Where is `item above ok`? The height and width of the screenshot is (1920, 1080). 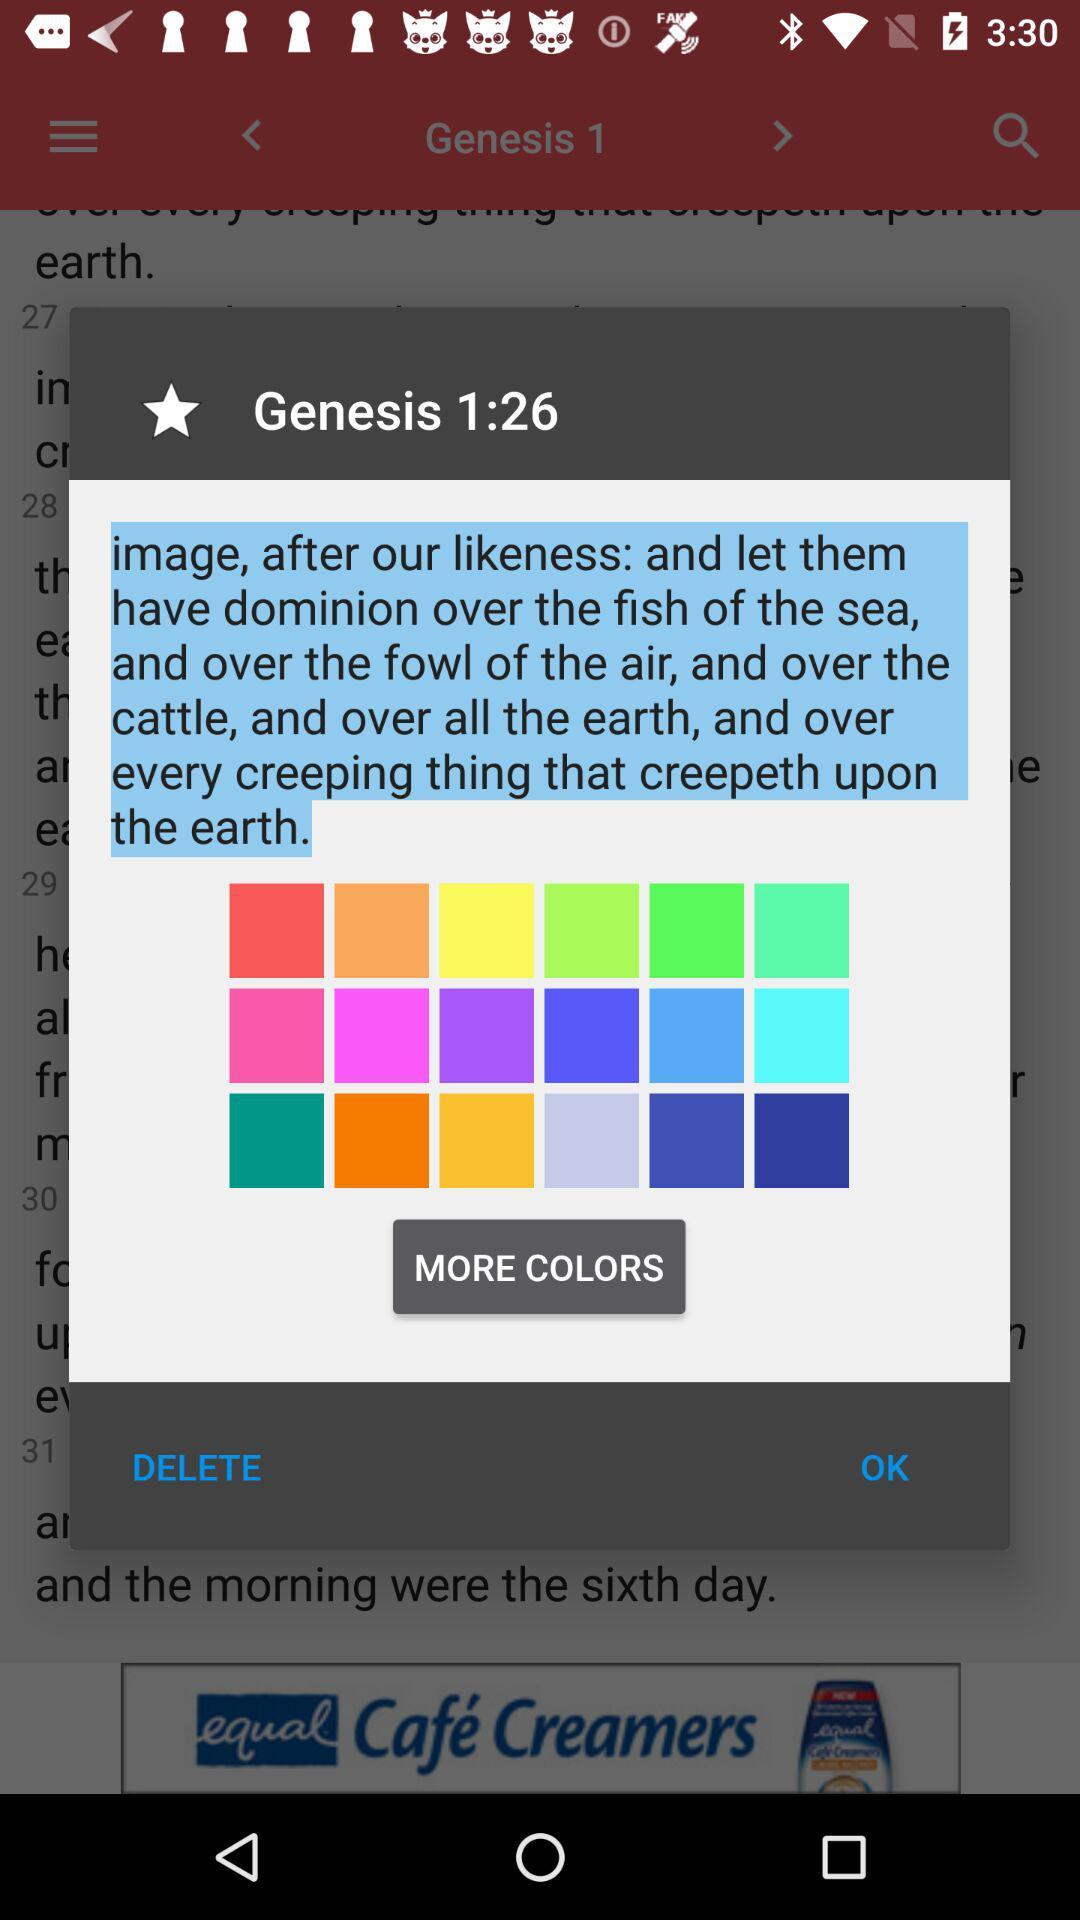
item above ok is located at coordinates (800, 1140).